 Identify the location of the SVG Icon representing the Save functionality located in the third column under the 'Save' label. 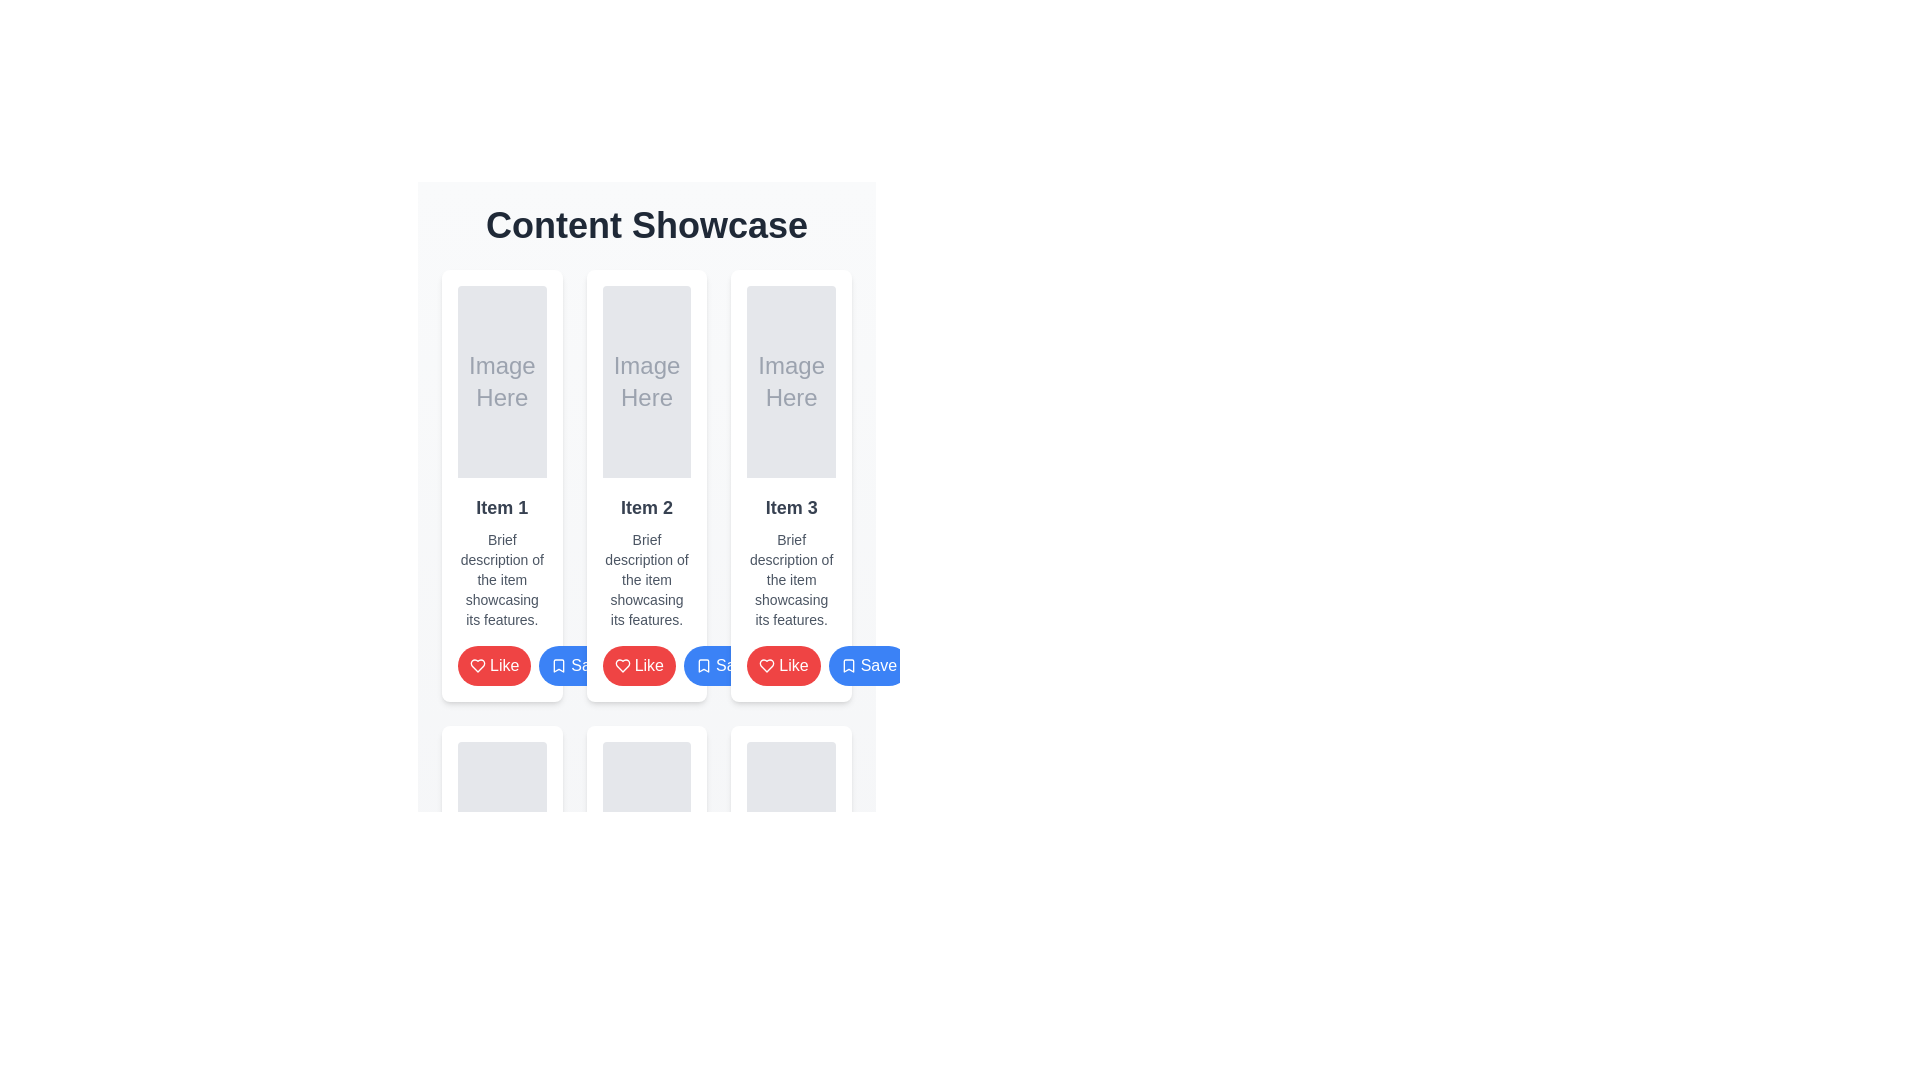
(848, 666).